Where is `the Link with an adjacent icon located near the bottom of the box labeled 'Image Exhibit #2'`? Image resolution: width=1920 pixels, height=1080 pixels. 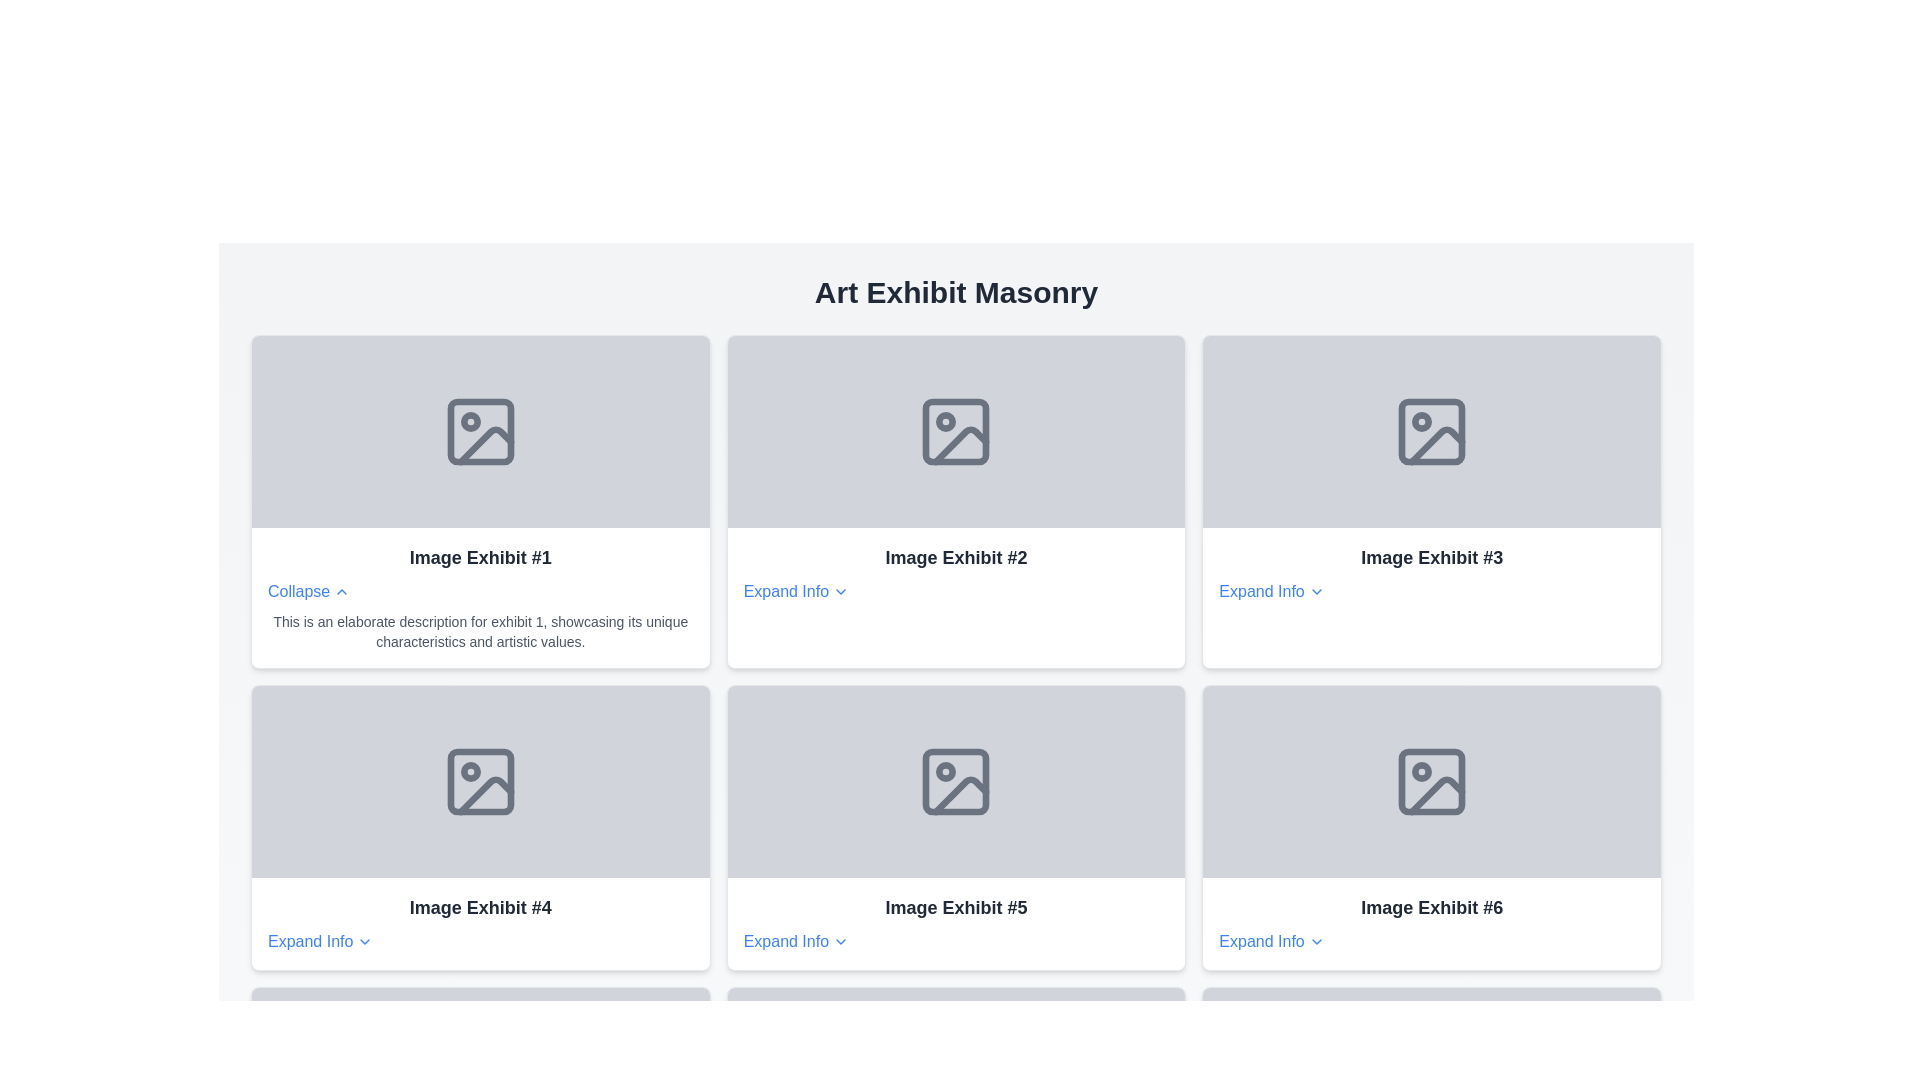 the Link with an adjacent icon located near the bottom of the box labeled 'Image Exhibit #2' is located at coordinates (795, 590).